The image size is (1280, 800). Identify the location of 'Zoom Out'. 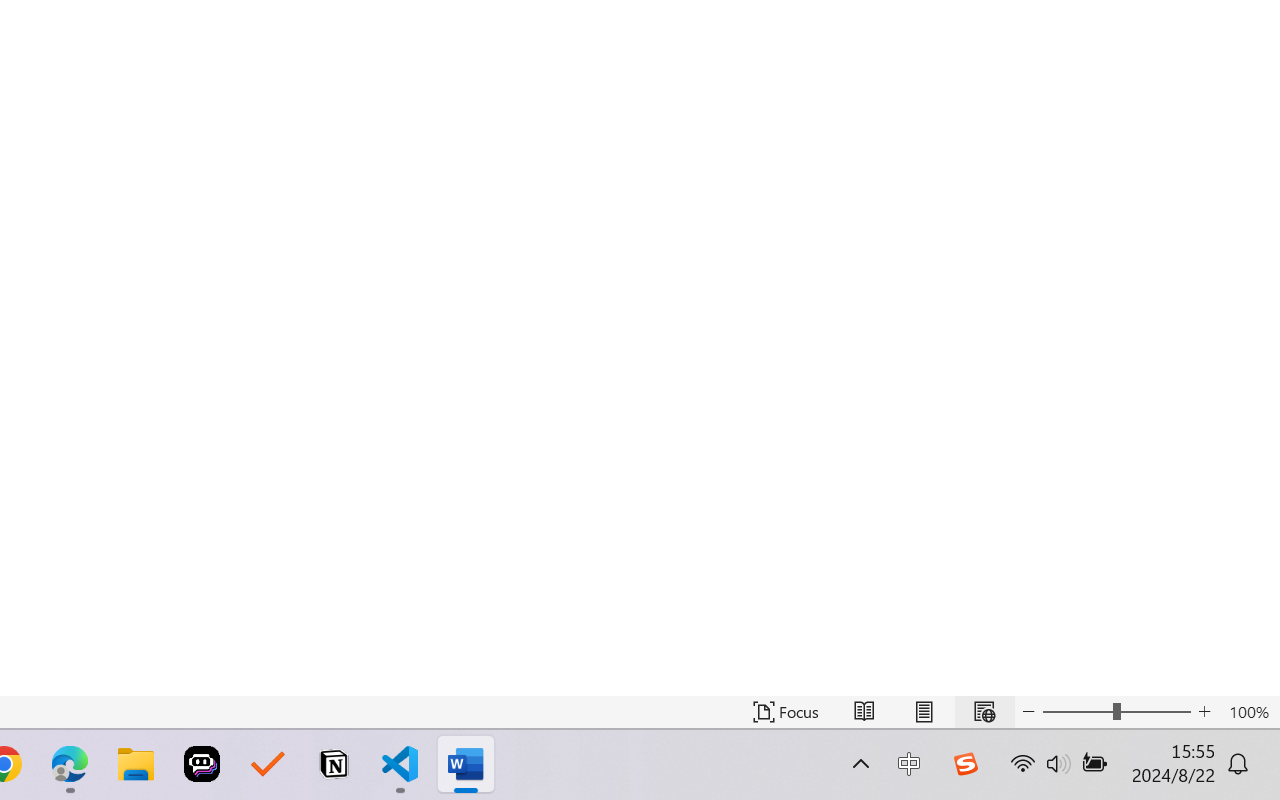
(1076, 711).